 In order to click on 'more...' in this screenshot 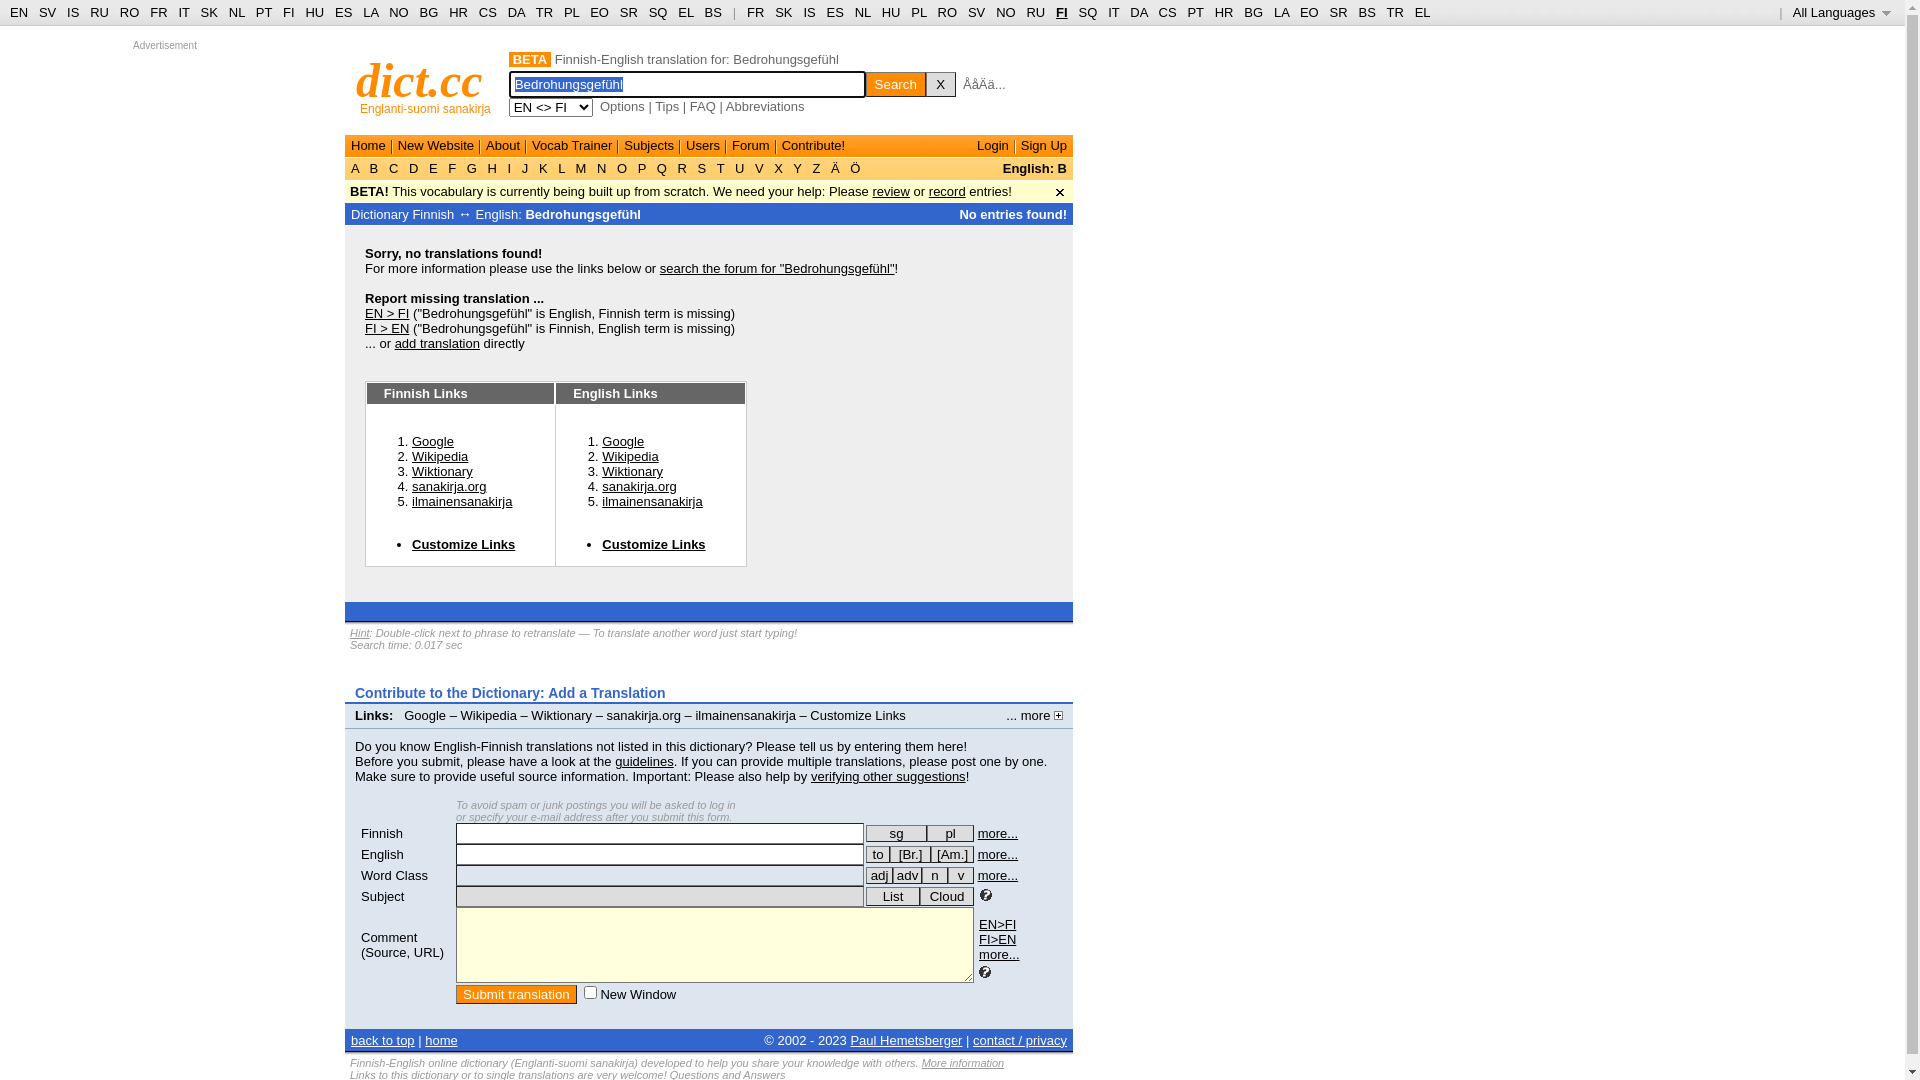, I will do `click(998, 833)`.